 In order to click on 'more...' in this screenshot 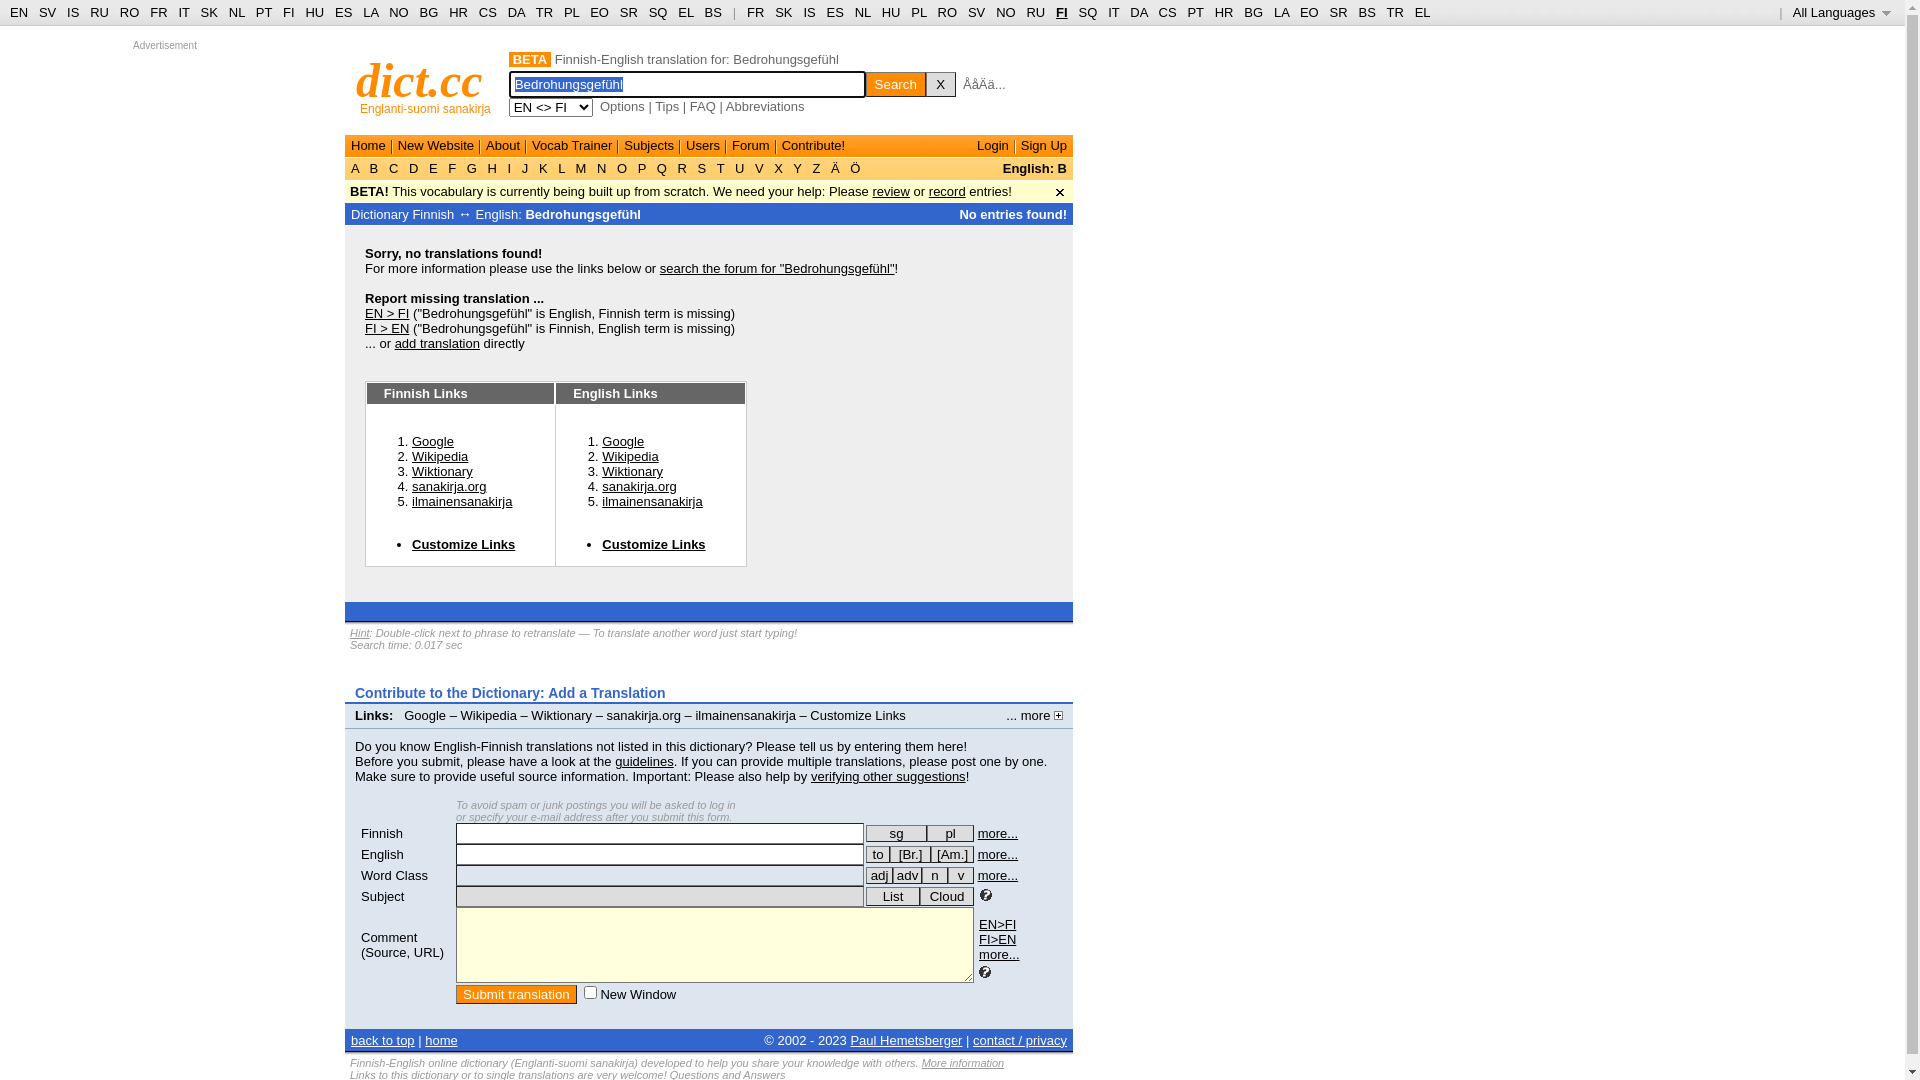, I will do `click(998, 833)`.